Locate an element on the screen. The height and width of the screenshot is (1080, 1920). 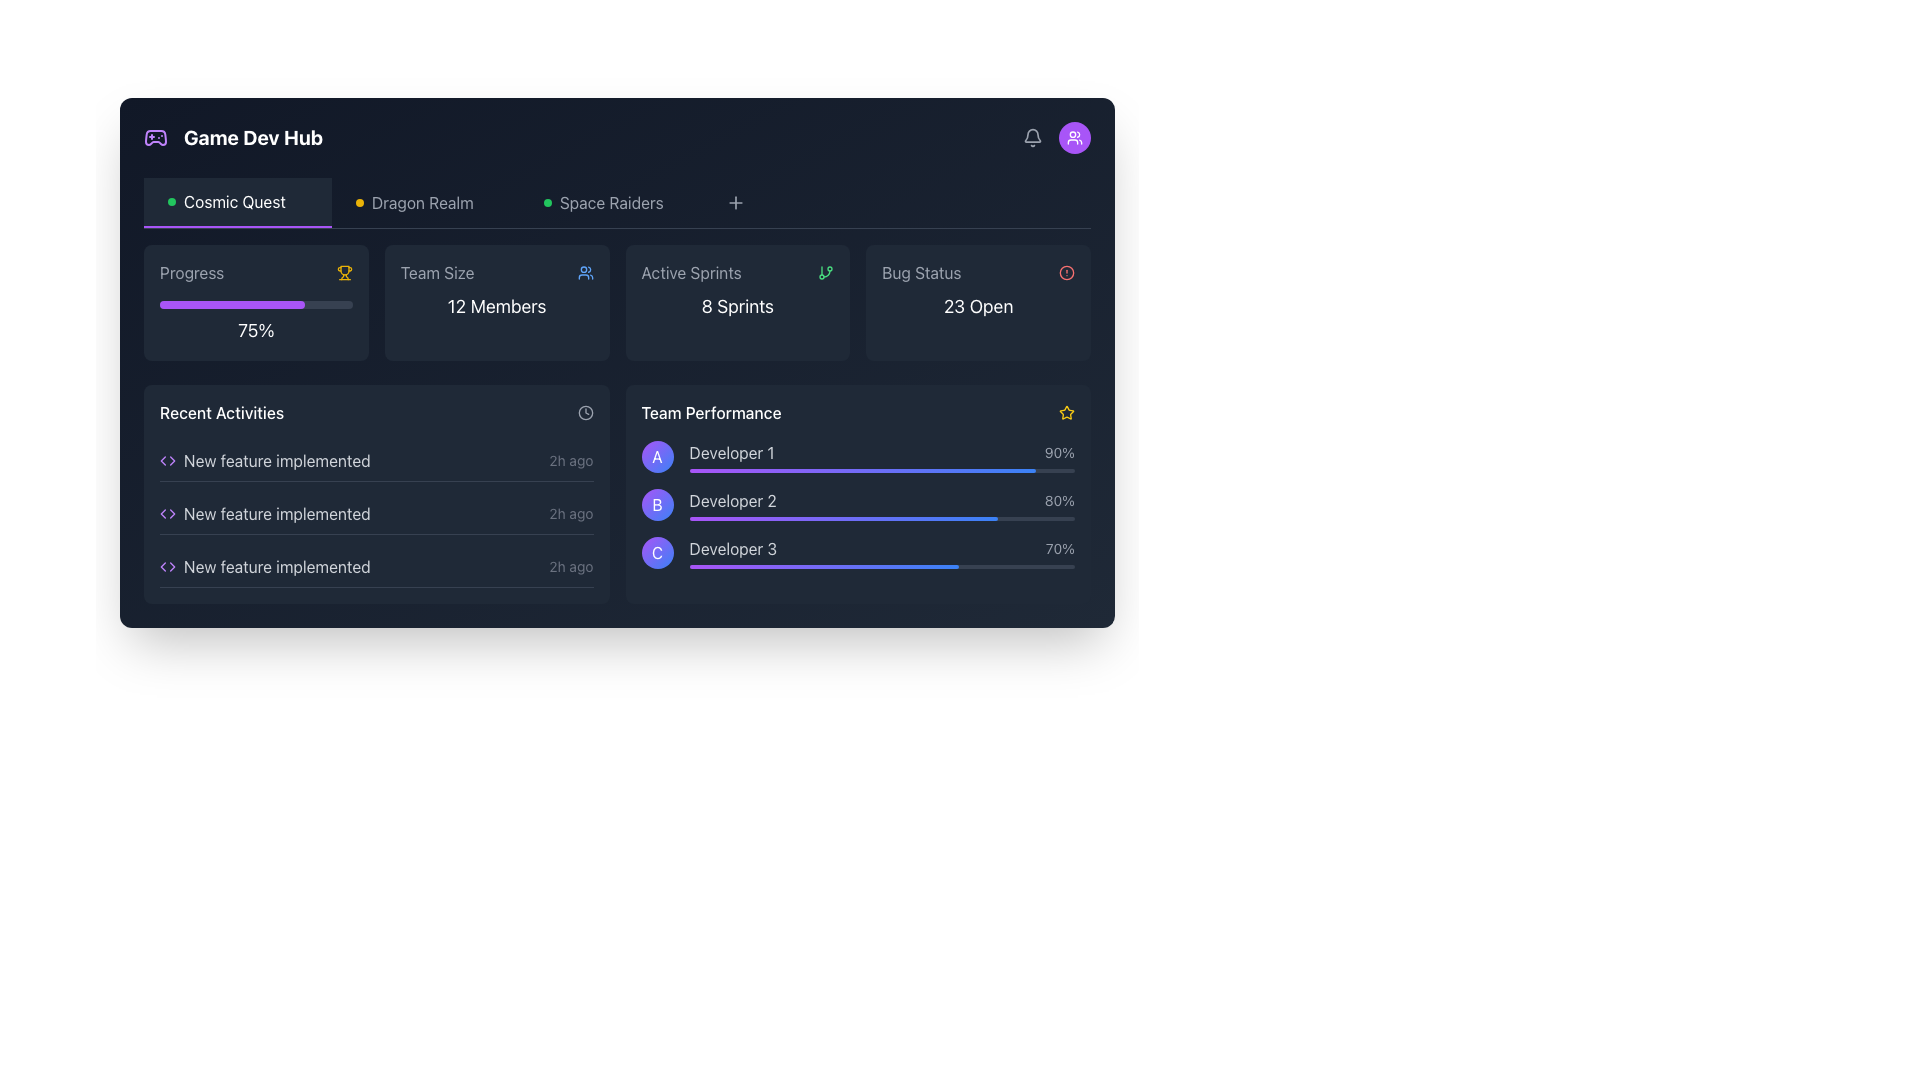
the first progress bar in the 'Team Performance' section, which visually represents 'Developer 1' and shows '90%' is located at coordinates (881, 470).